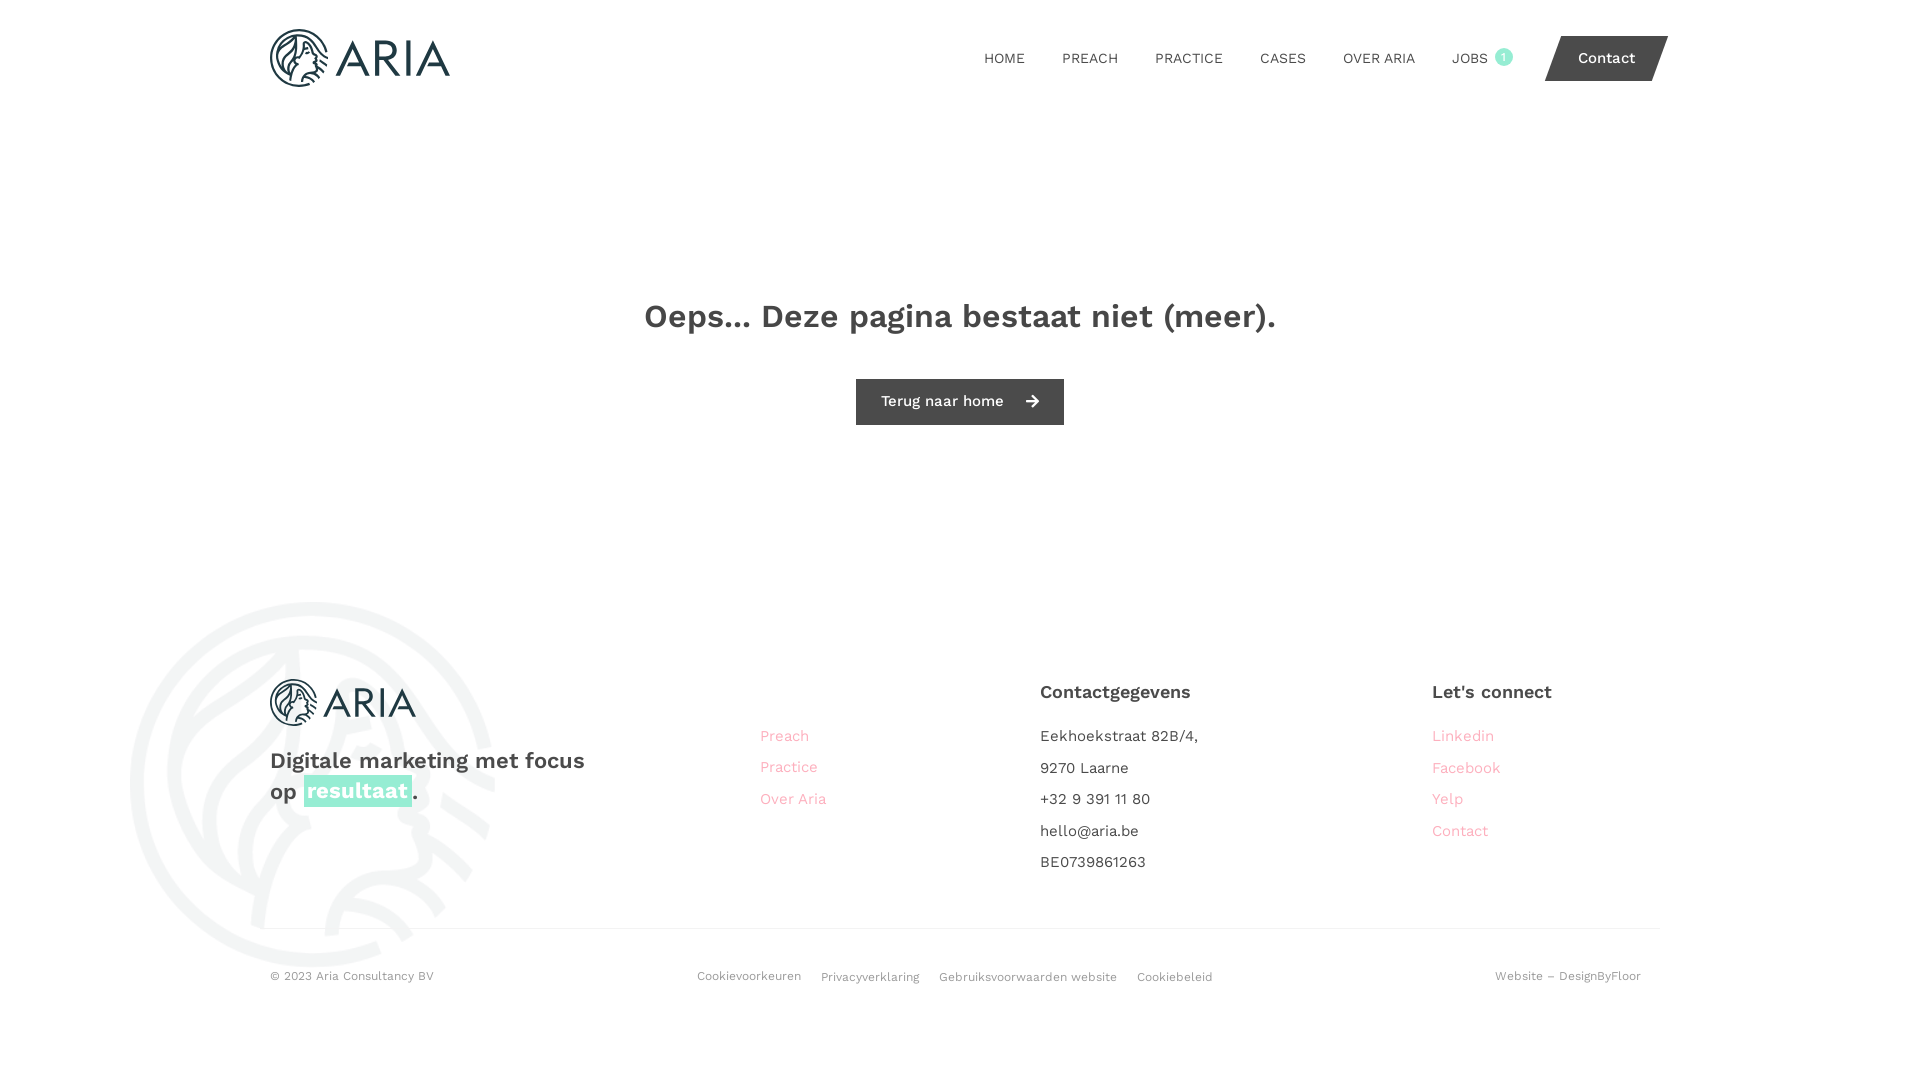 The image size is (1920, 1080). Describe the element at coordinates (960, 401) in the screenshot. I see `'Terug naar home'` at that location.